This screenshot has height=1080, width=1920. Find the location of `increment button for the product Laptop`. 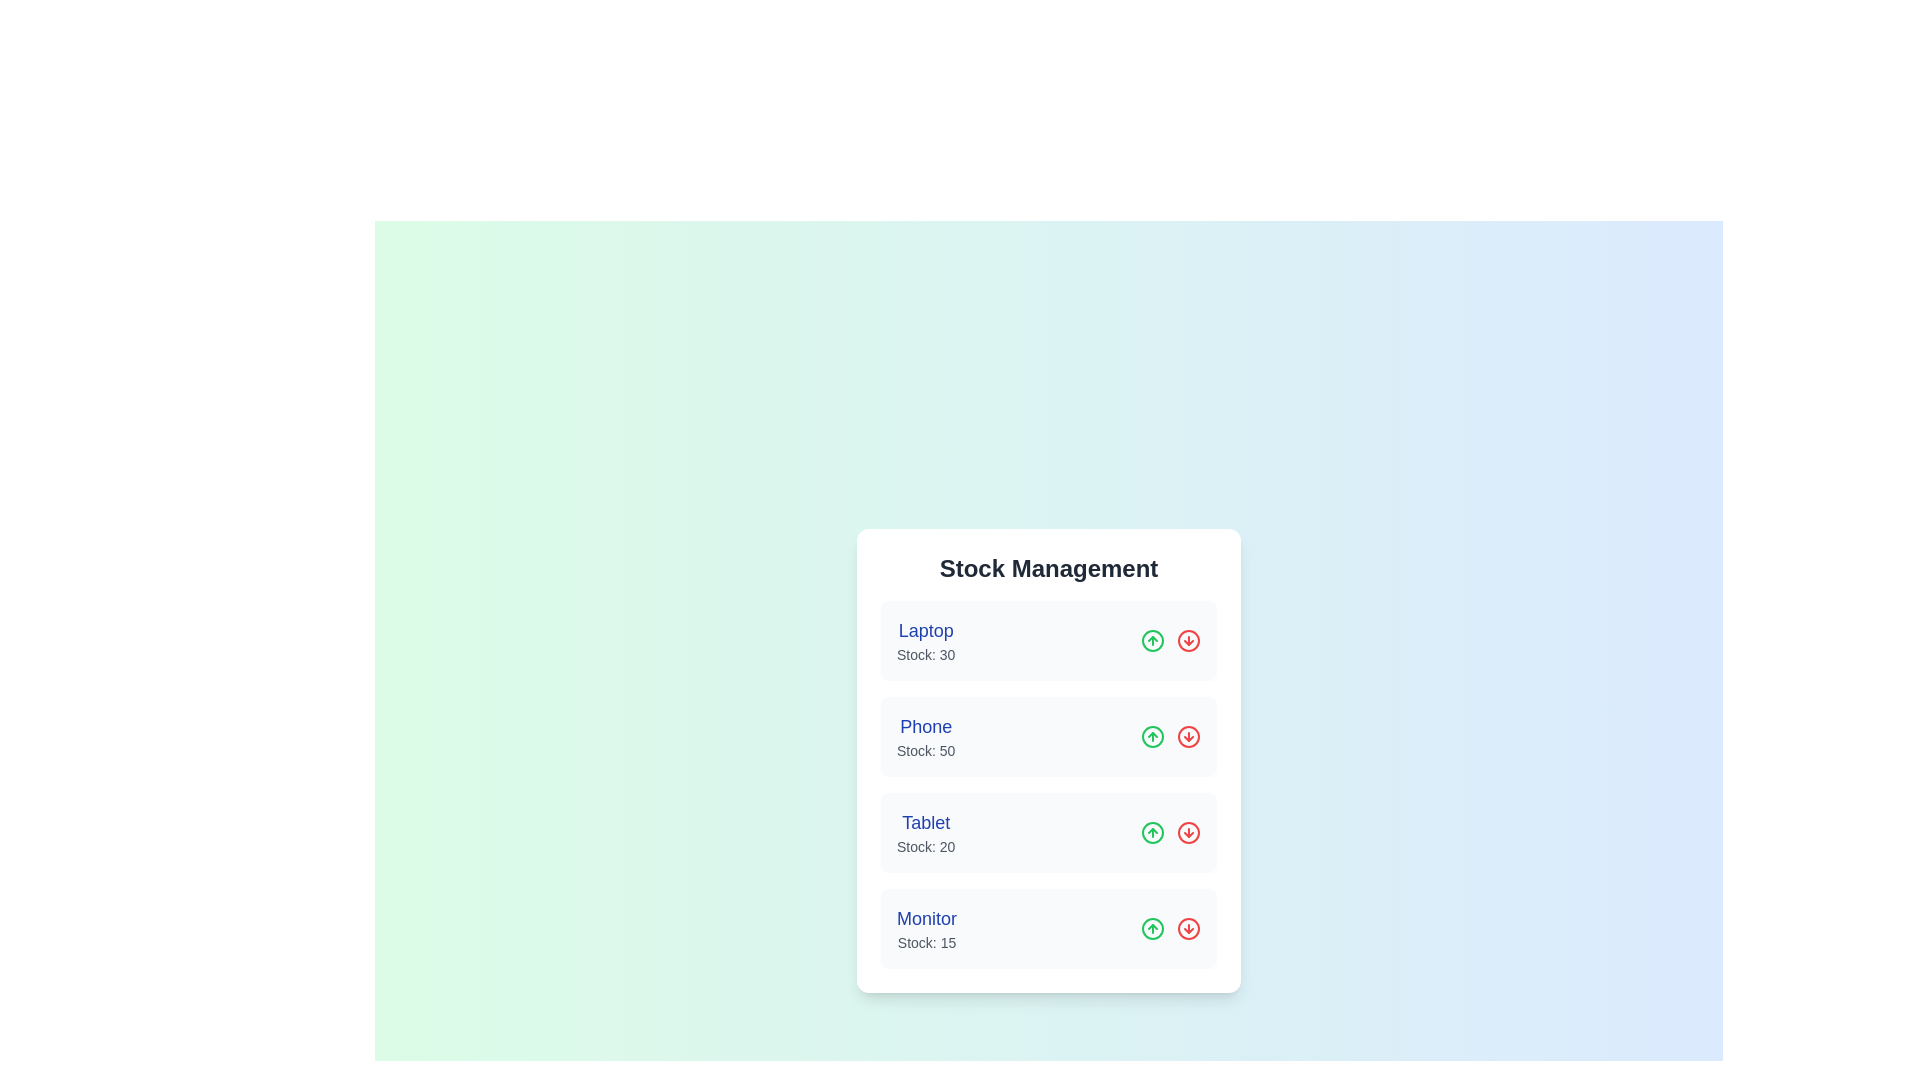

increment button for the product Laptop is located at coordinates (1152, 640).